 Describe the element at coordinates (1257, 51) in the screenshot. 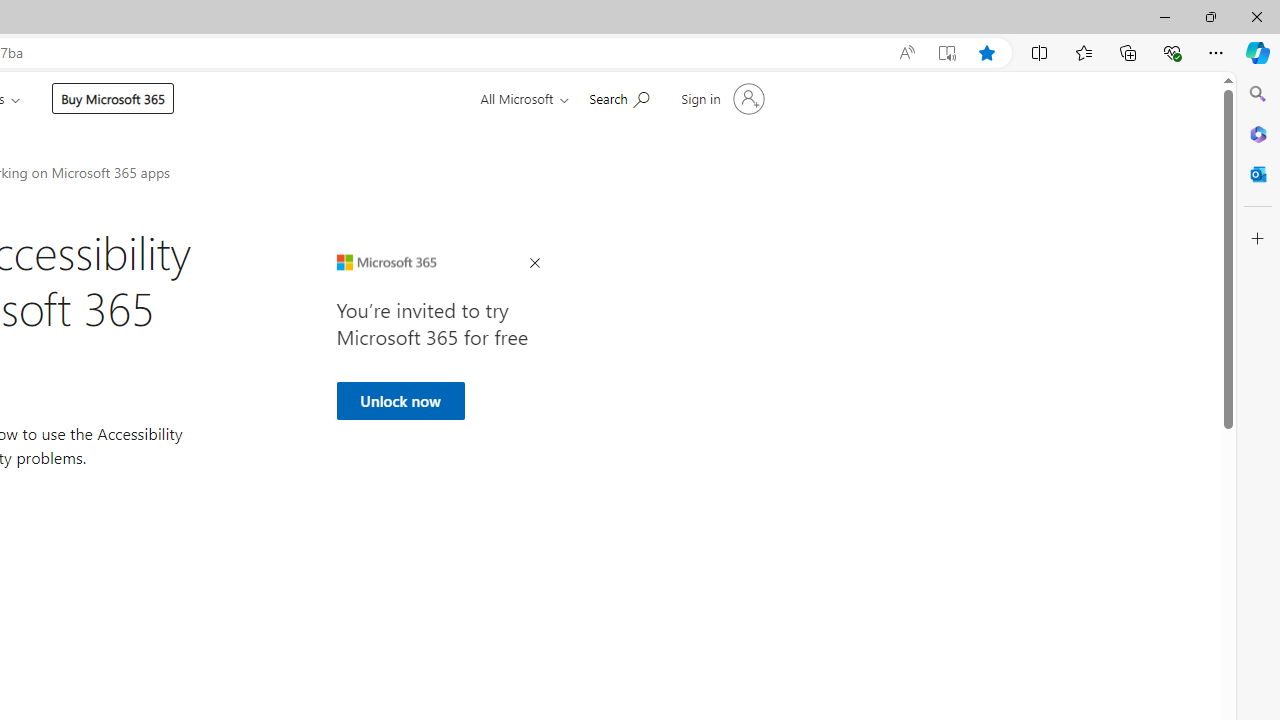

I see `'Copilot (Ctrl+Shift+.)'` at that location.